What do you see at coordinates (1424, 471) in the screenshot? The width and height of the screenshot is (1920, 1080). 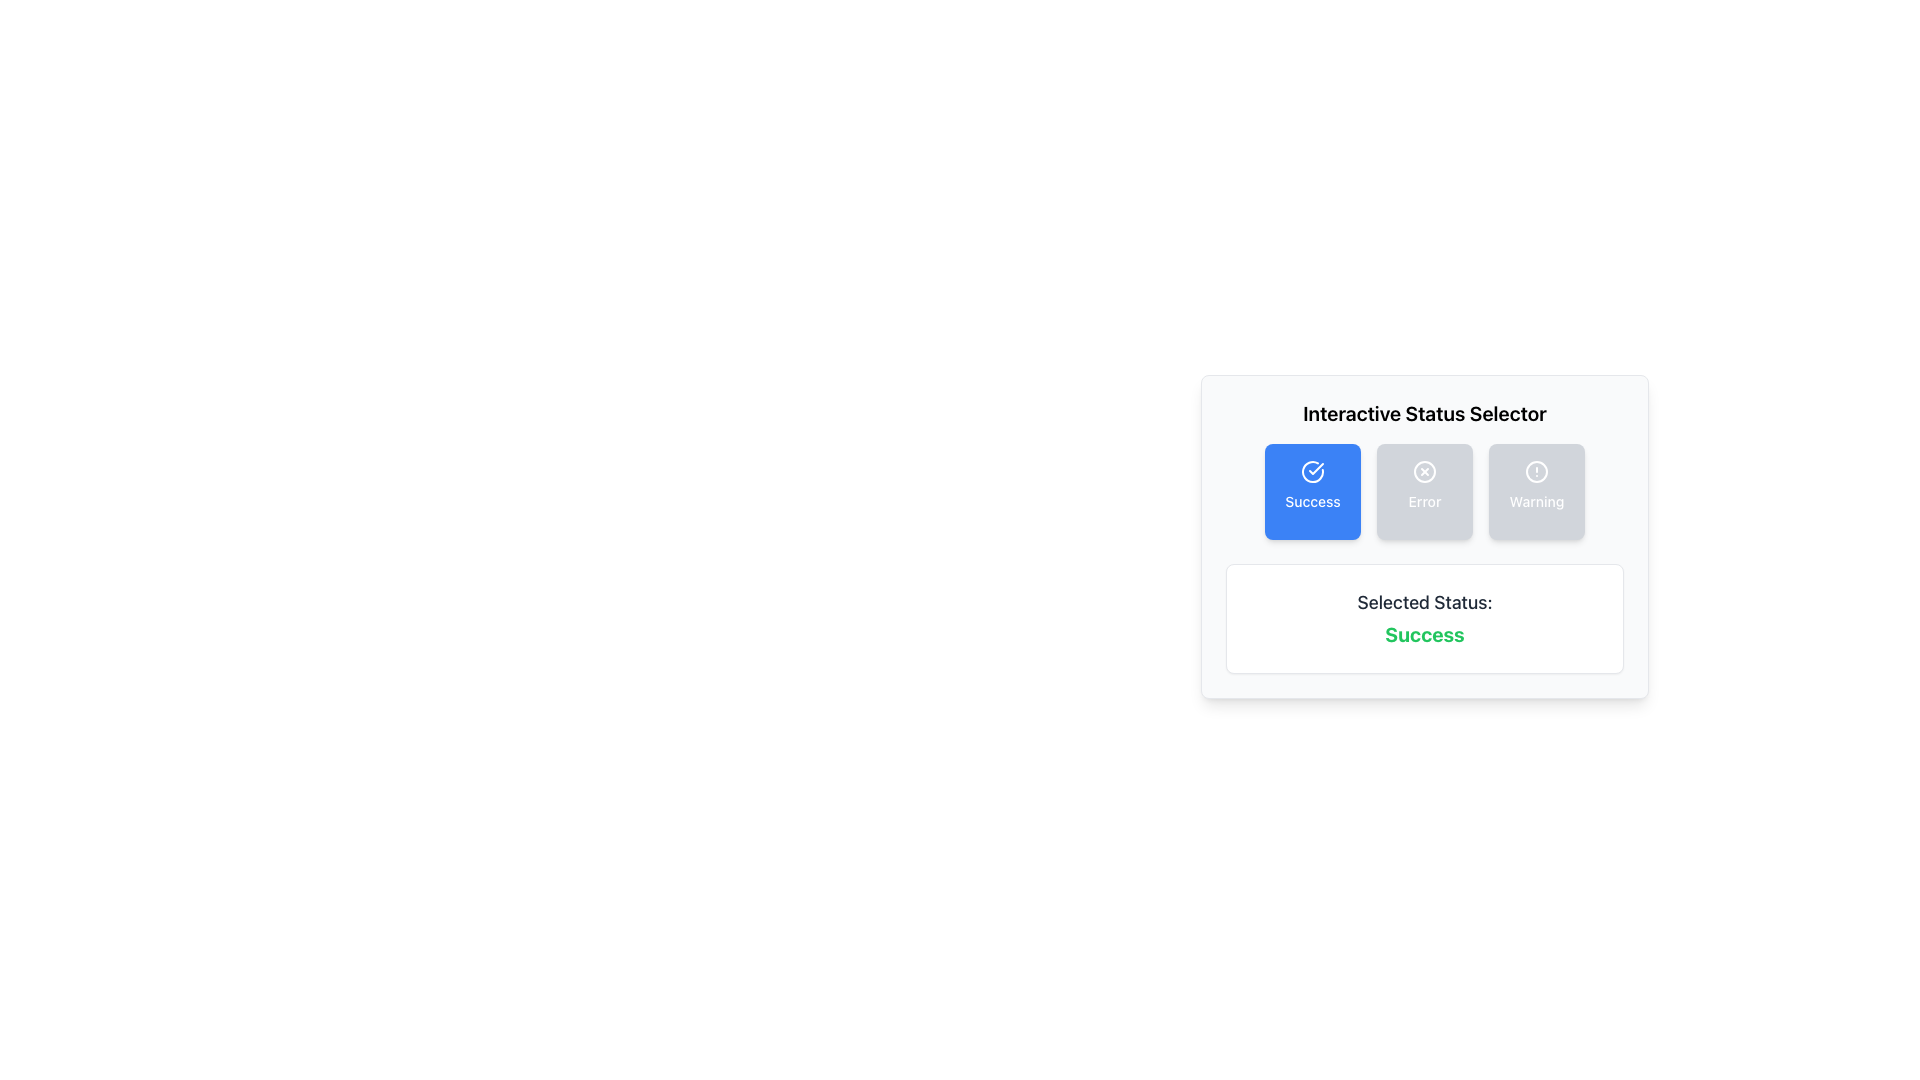 I see `the SVG circle element representing the circular structure of the 'Error' status option in the 'Interactive Status Selector'` at bounding box center [1424, 471].